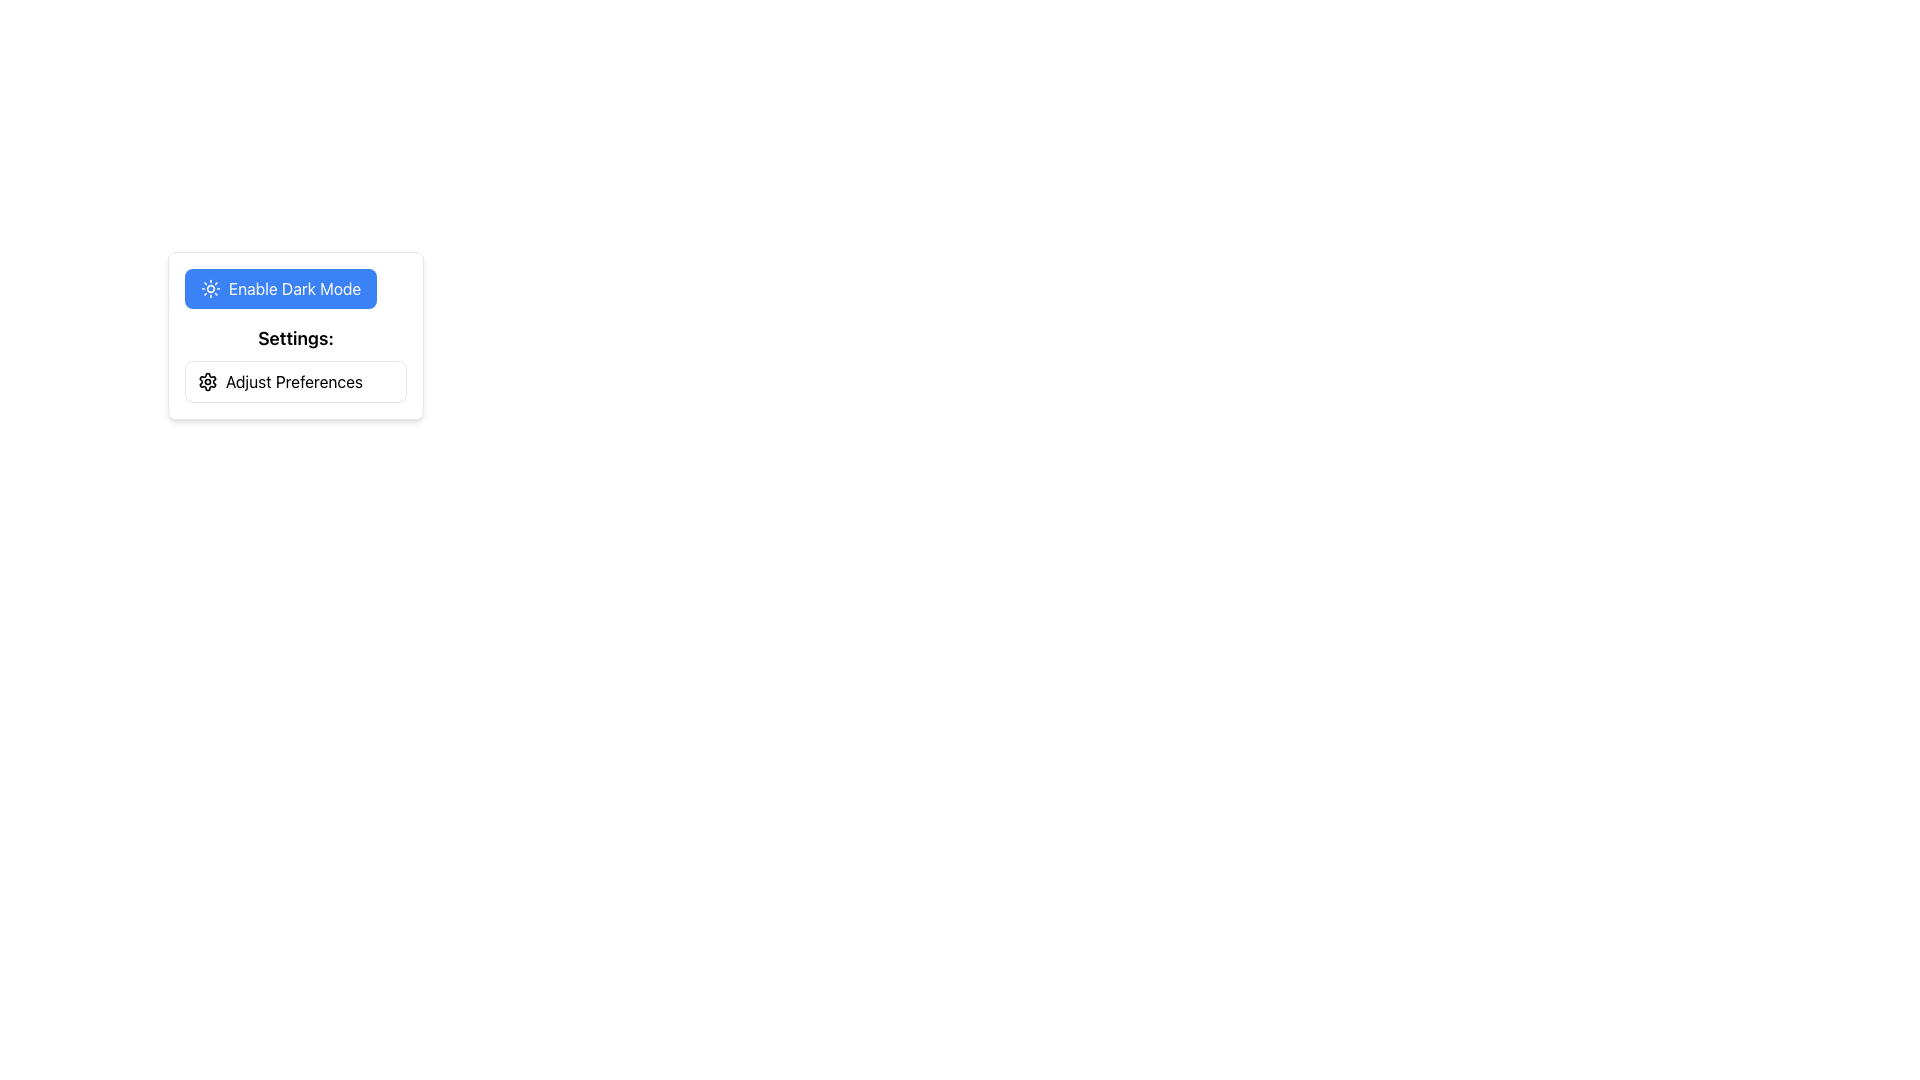 This screenshot has height=1080, width=1920. What do you see at coordinates (295, 381) in the screenshot?
I see `the button labeled 'Adjust Preferences' which has a gear icon on the left and is centrally aligned below the 'Settings:' text to observe any hover effects` at bounding box center [295, 381].